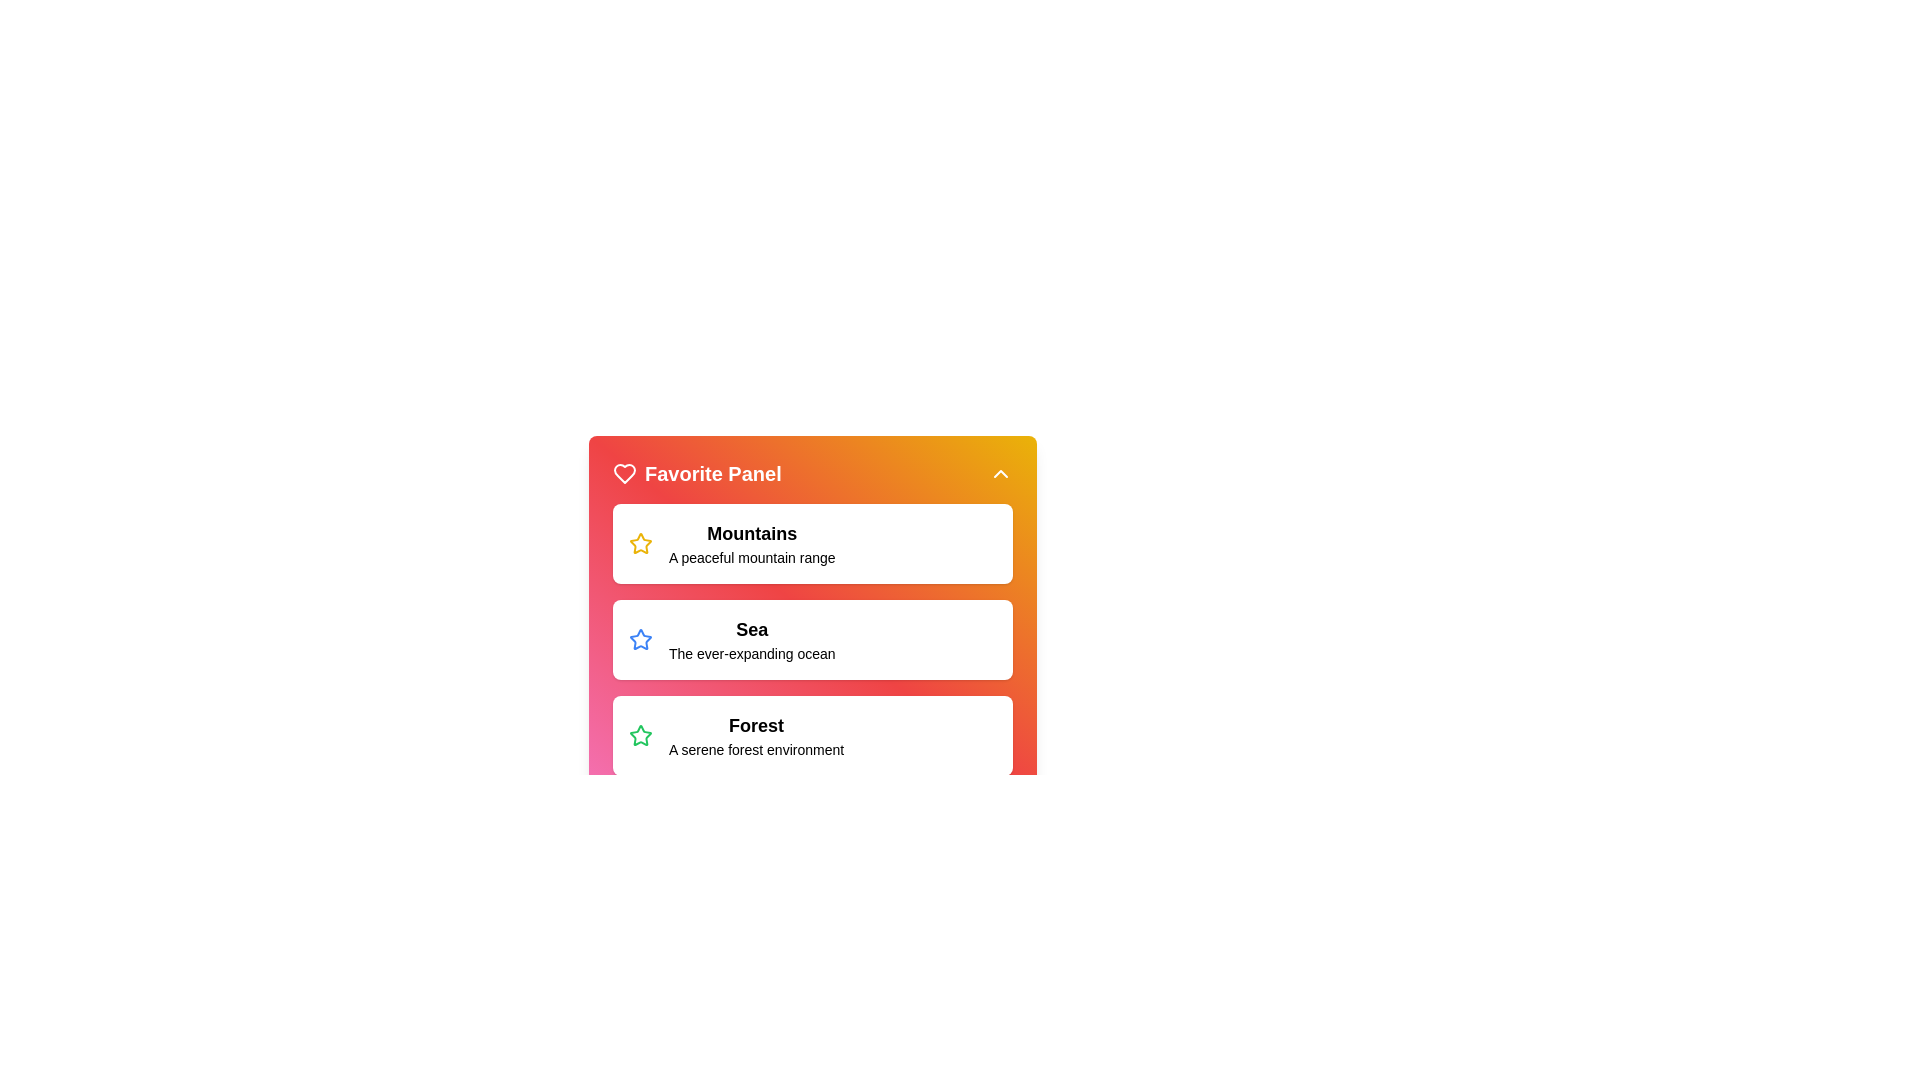  I want to click on the blue-filled star icon with a hollow outline design, located in the second panel next to the 'Sea' label and above the 'Forest' panel, so click(641, 639).